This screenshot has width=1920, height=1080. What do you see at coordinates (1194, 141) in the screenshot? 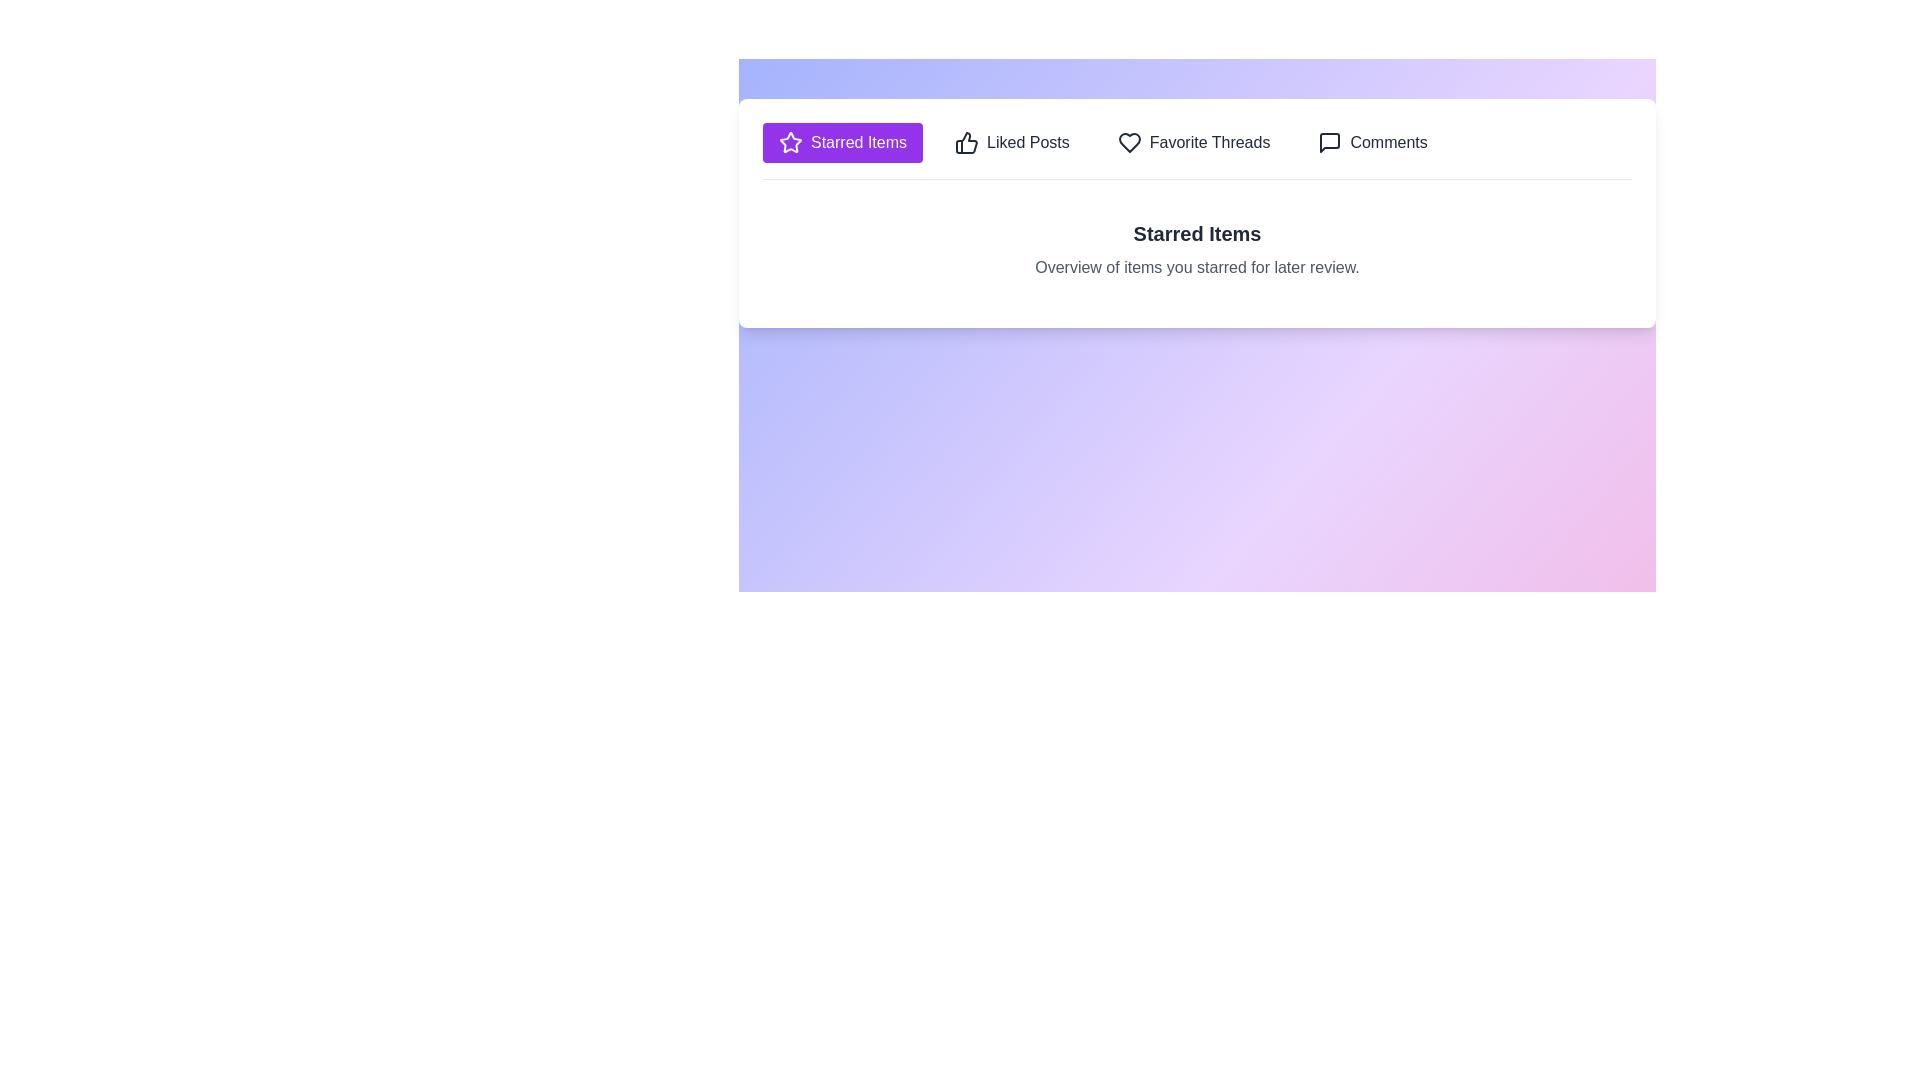
I see `the tab labeled Favorite Threads` at bounding box center [1194, 141].